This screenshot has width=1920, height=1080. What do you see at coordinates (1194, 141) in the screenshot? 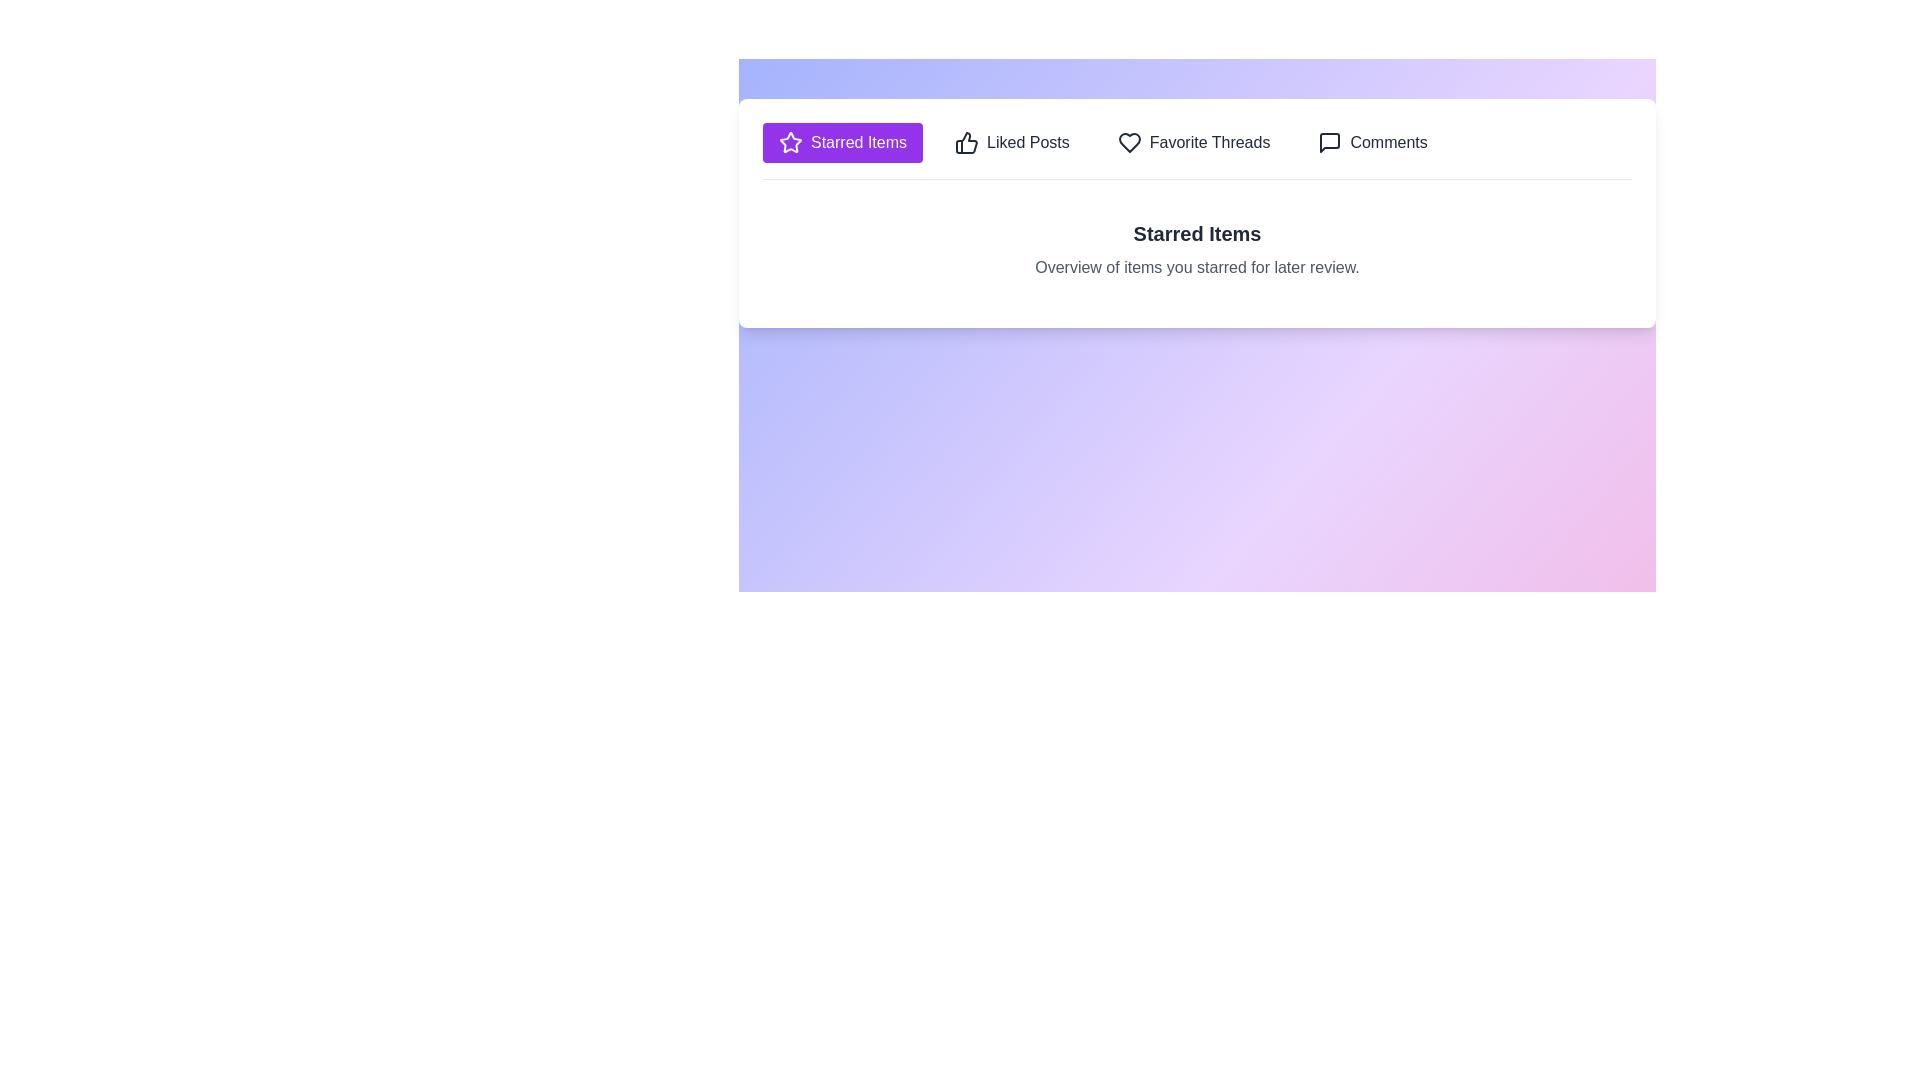
I see `the tab labeled Favorite Threads` at bounding box center [1194, 141].